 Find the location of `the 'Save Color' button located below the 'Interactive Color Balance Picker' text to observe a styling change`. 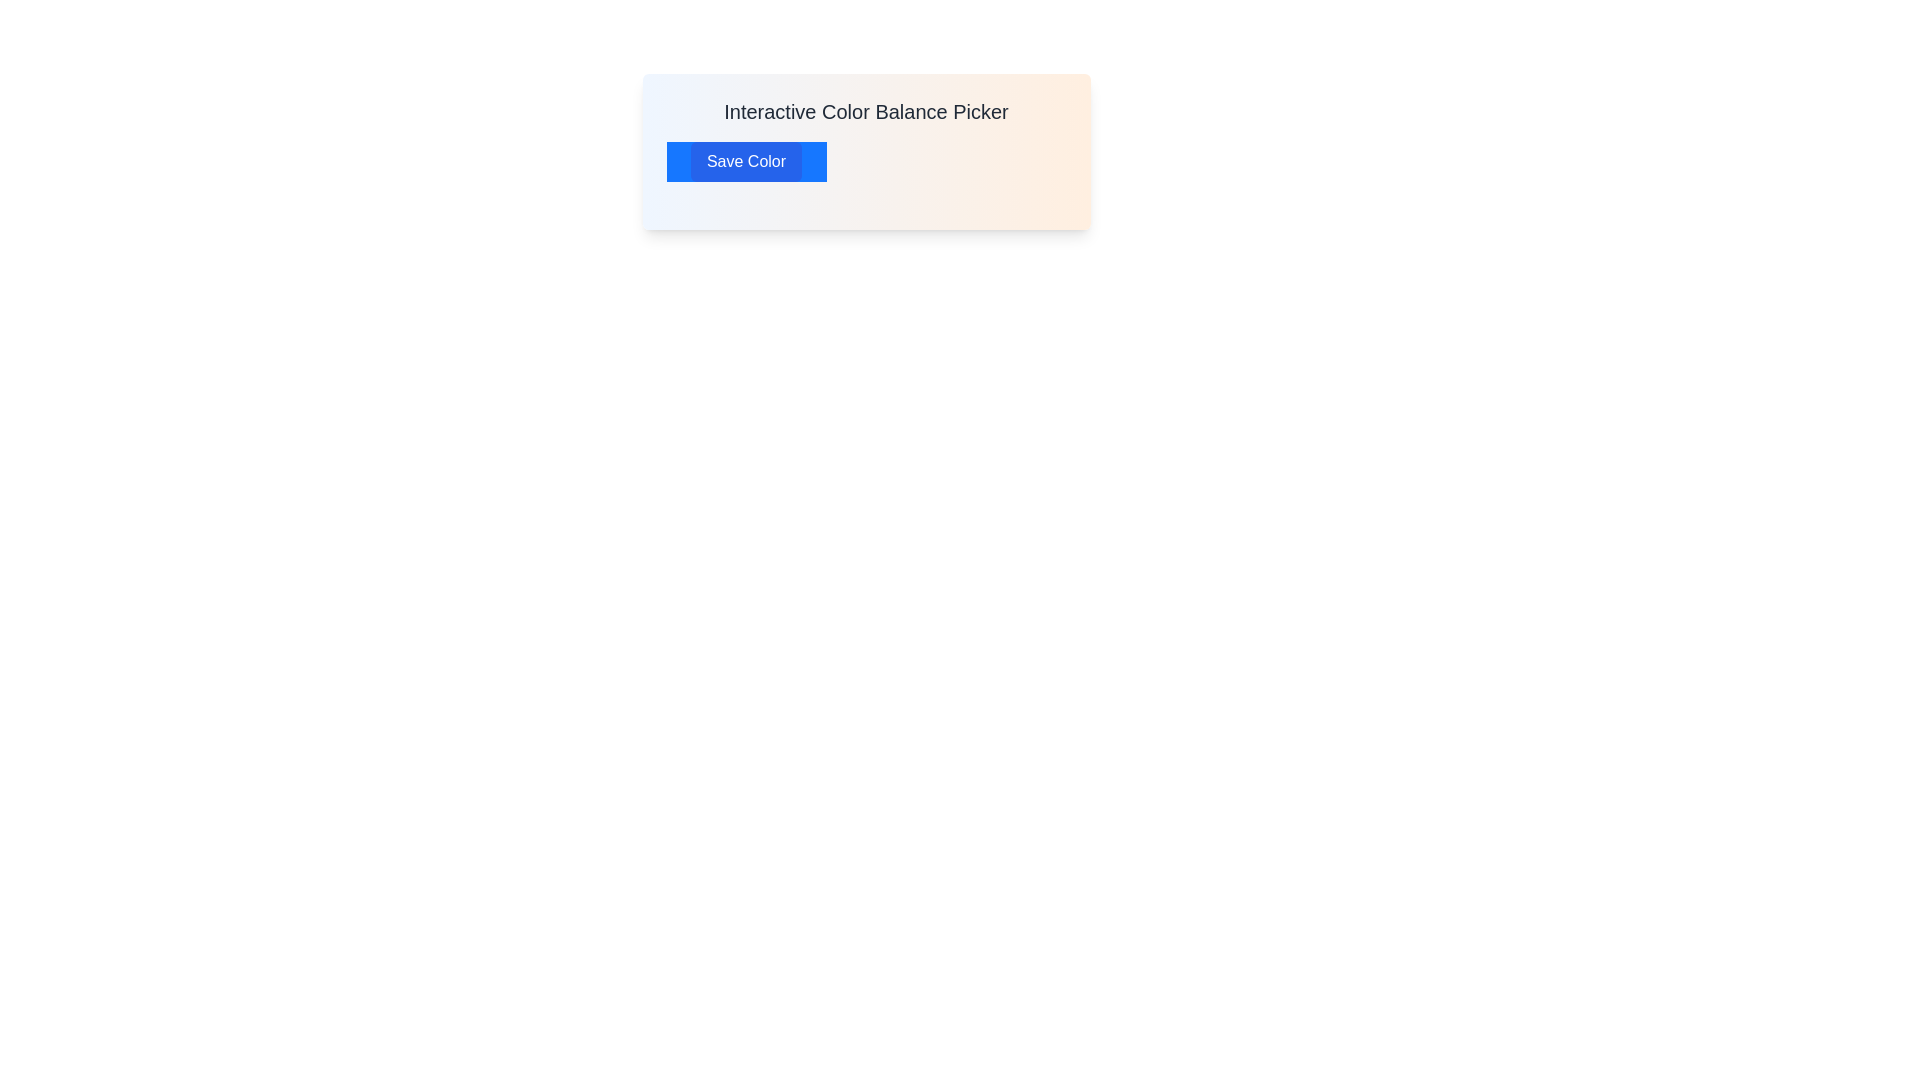

the 'Save Color' button located below the 'Interactive Color Balance Picker' text to observe a styling change is located at coordinates (745, 161).